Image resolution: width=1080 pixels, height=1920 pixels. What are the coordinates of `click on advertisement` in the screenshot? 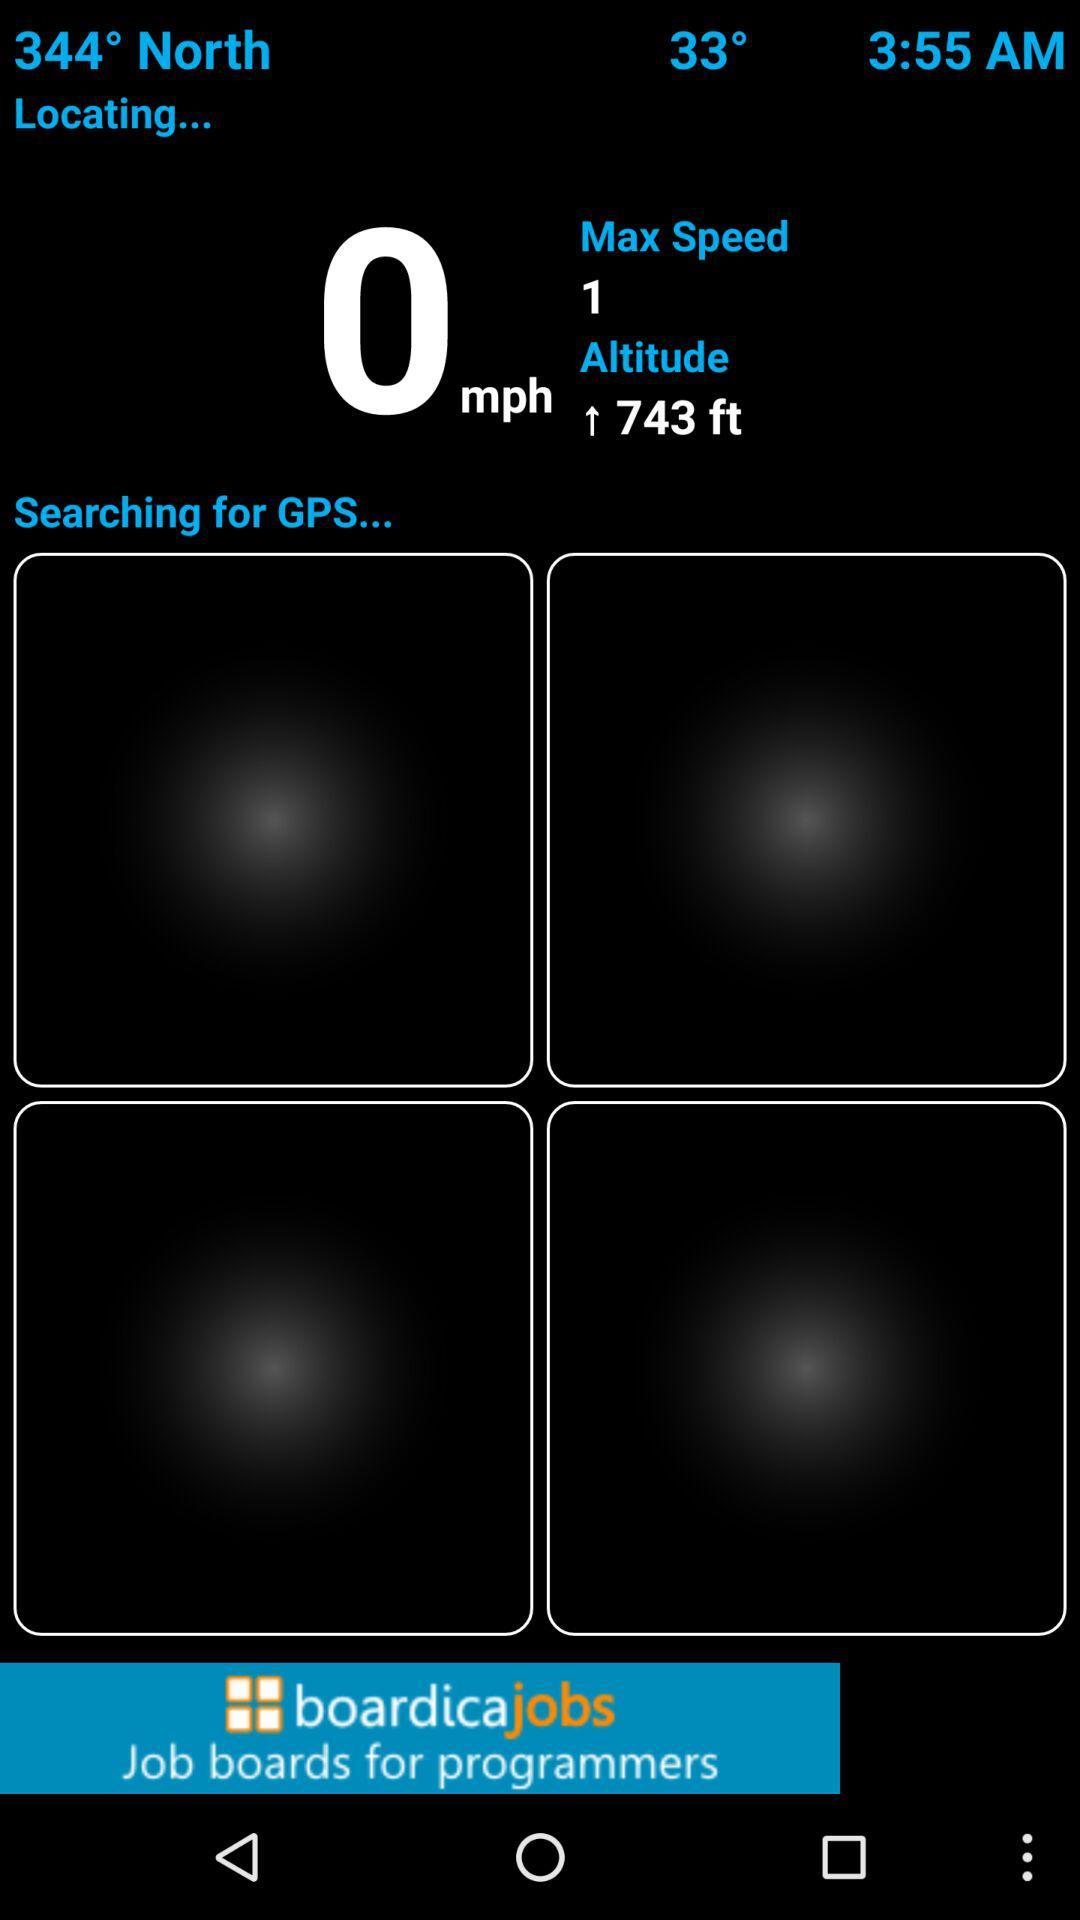 It's located at (540, 1727).